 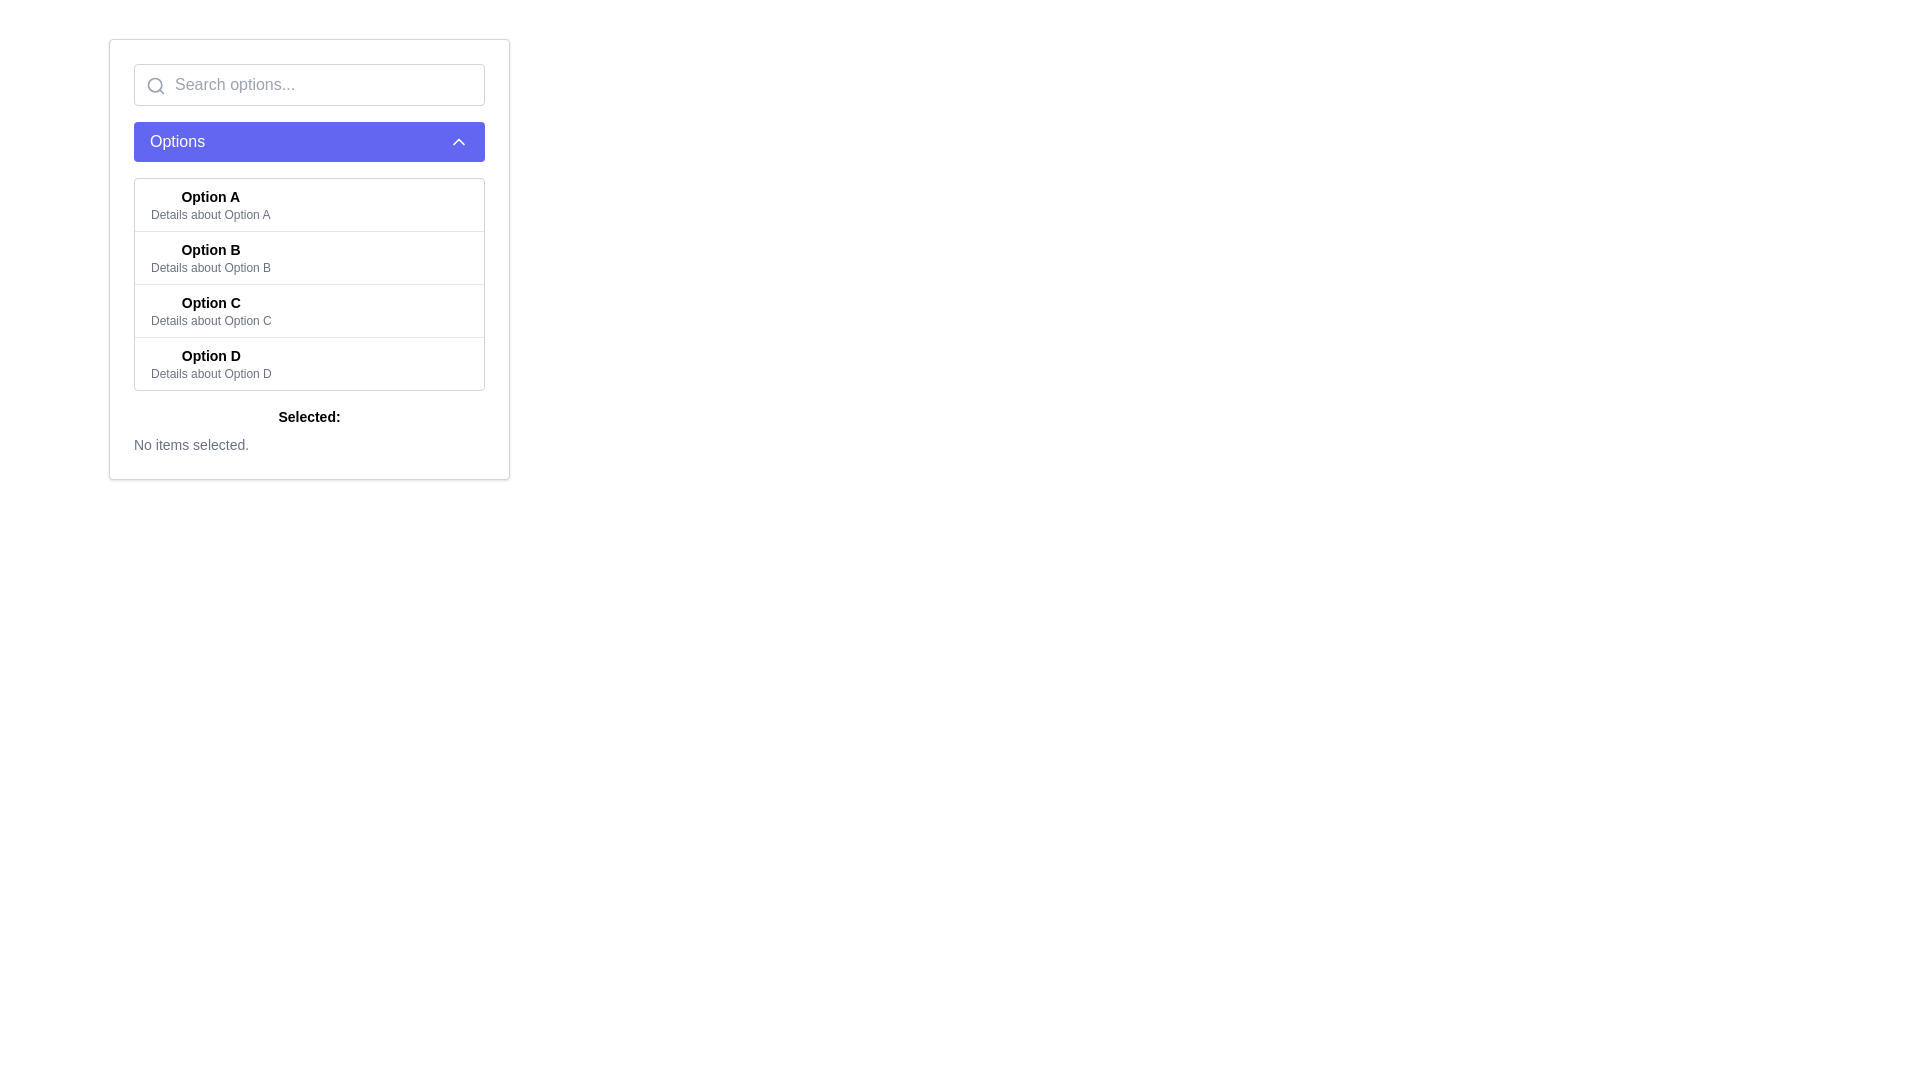 What do you see at coordinates (308, 256) in the screenshot?
I see `the second item in the selectable list that displays 'Option B'` at bounding box center [308, 256].